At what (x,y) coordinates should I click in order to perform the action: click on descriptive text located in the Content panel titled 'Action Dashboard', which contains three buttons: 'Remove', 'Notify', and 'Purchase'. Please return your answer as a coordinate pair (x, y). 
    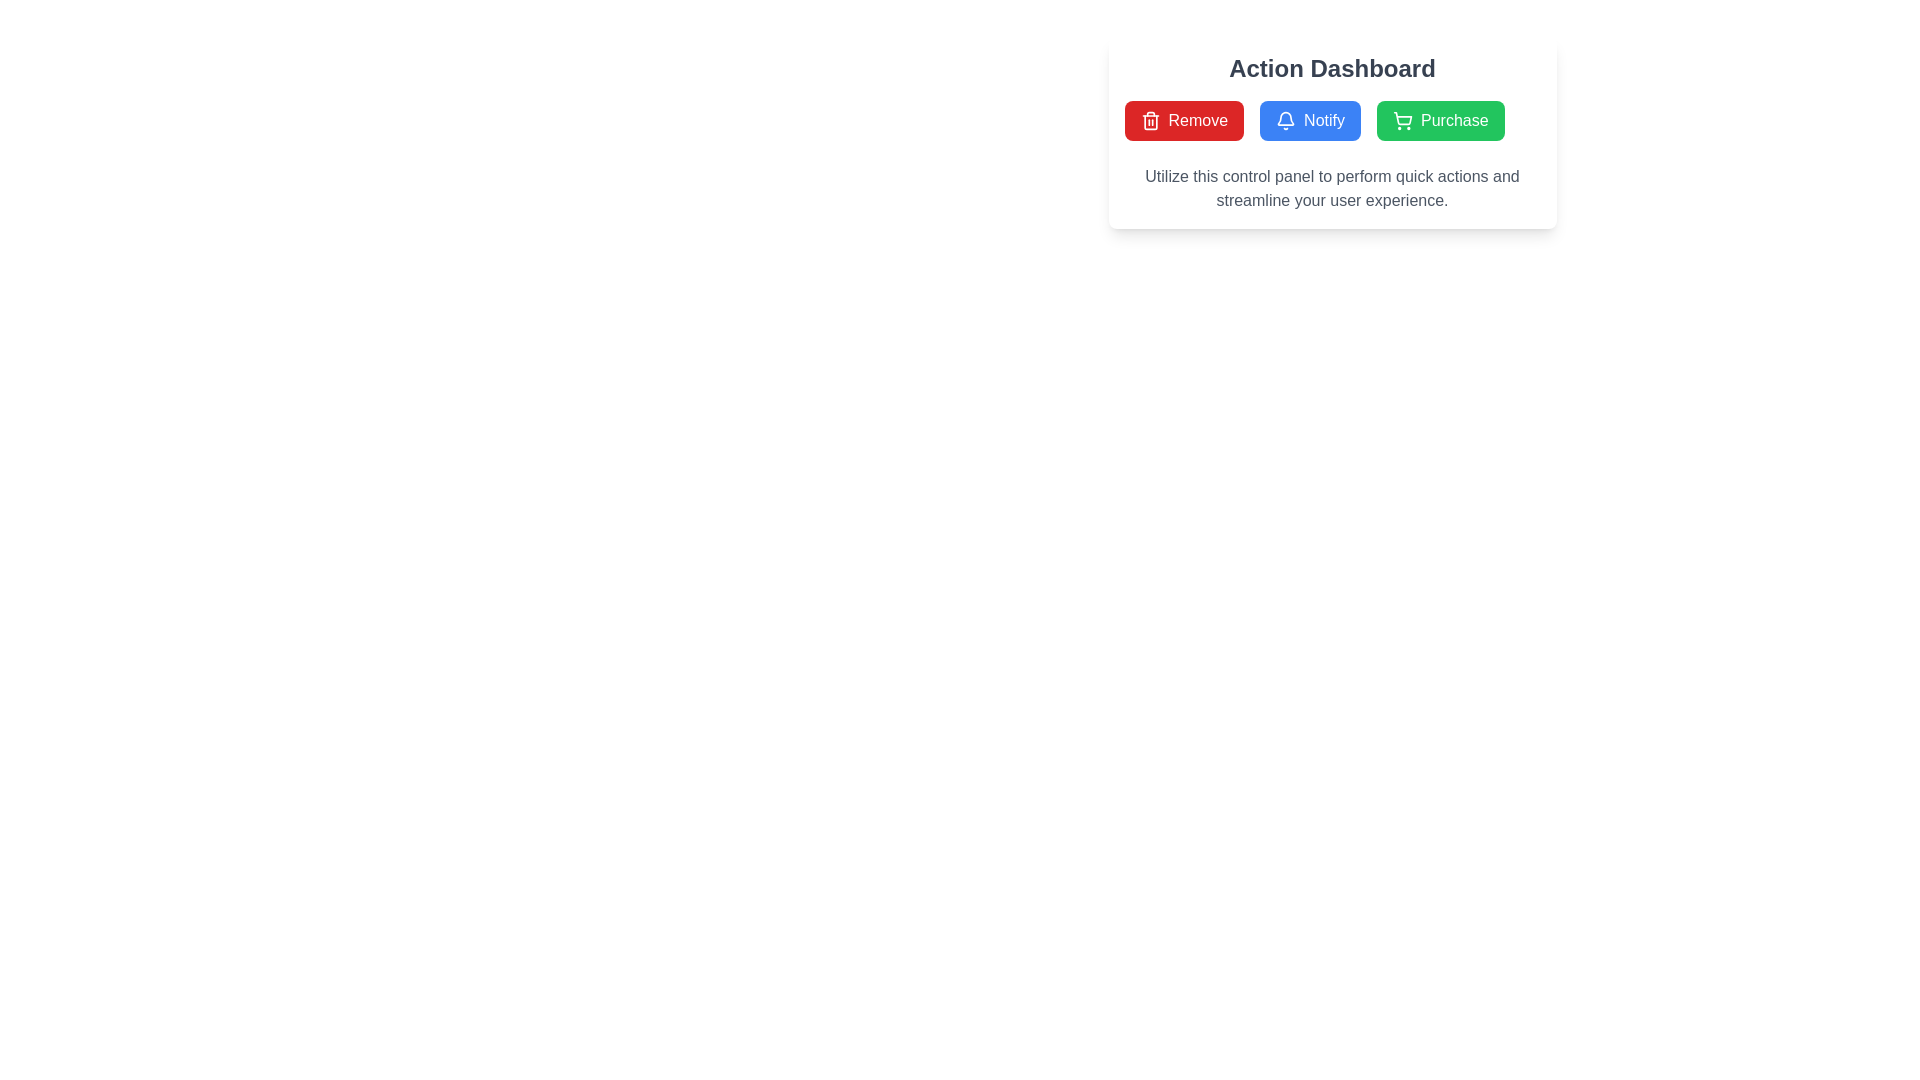
    Looking at the image, I should click on (1332, 132).